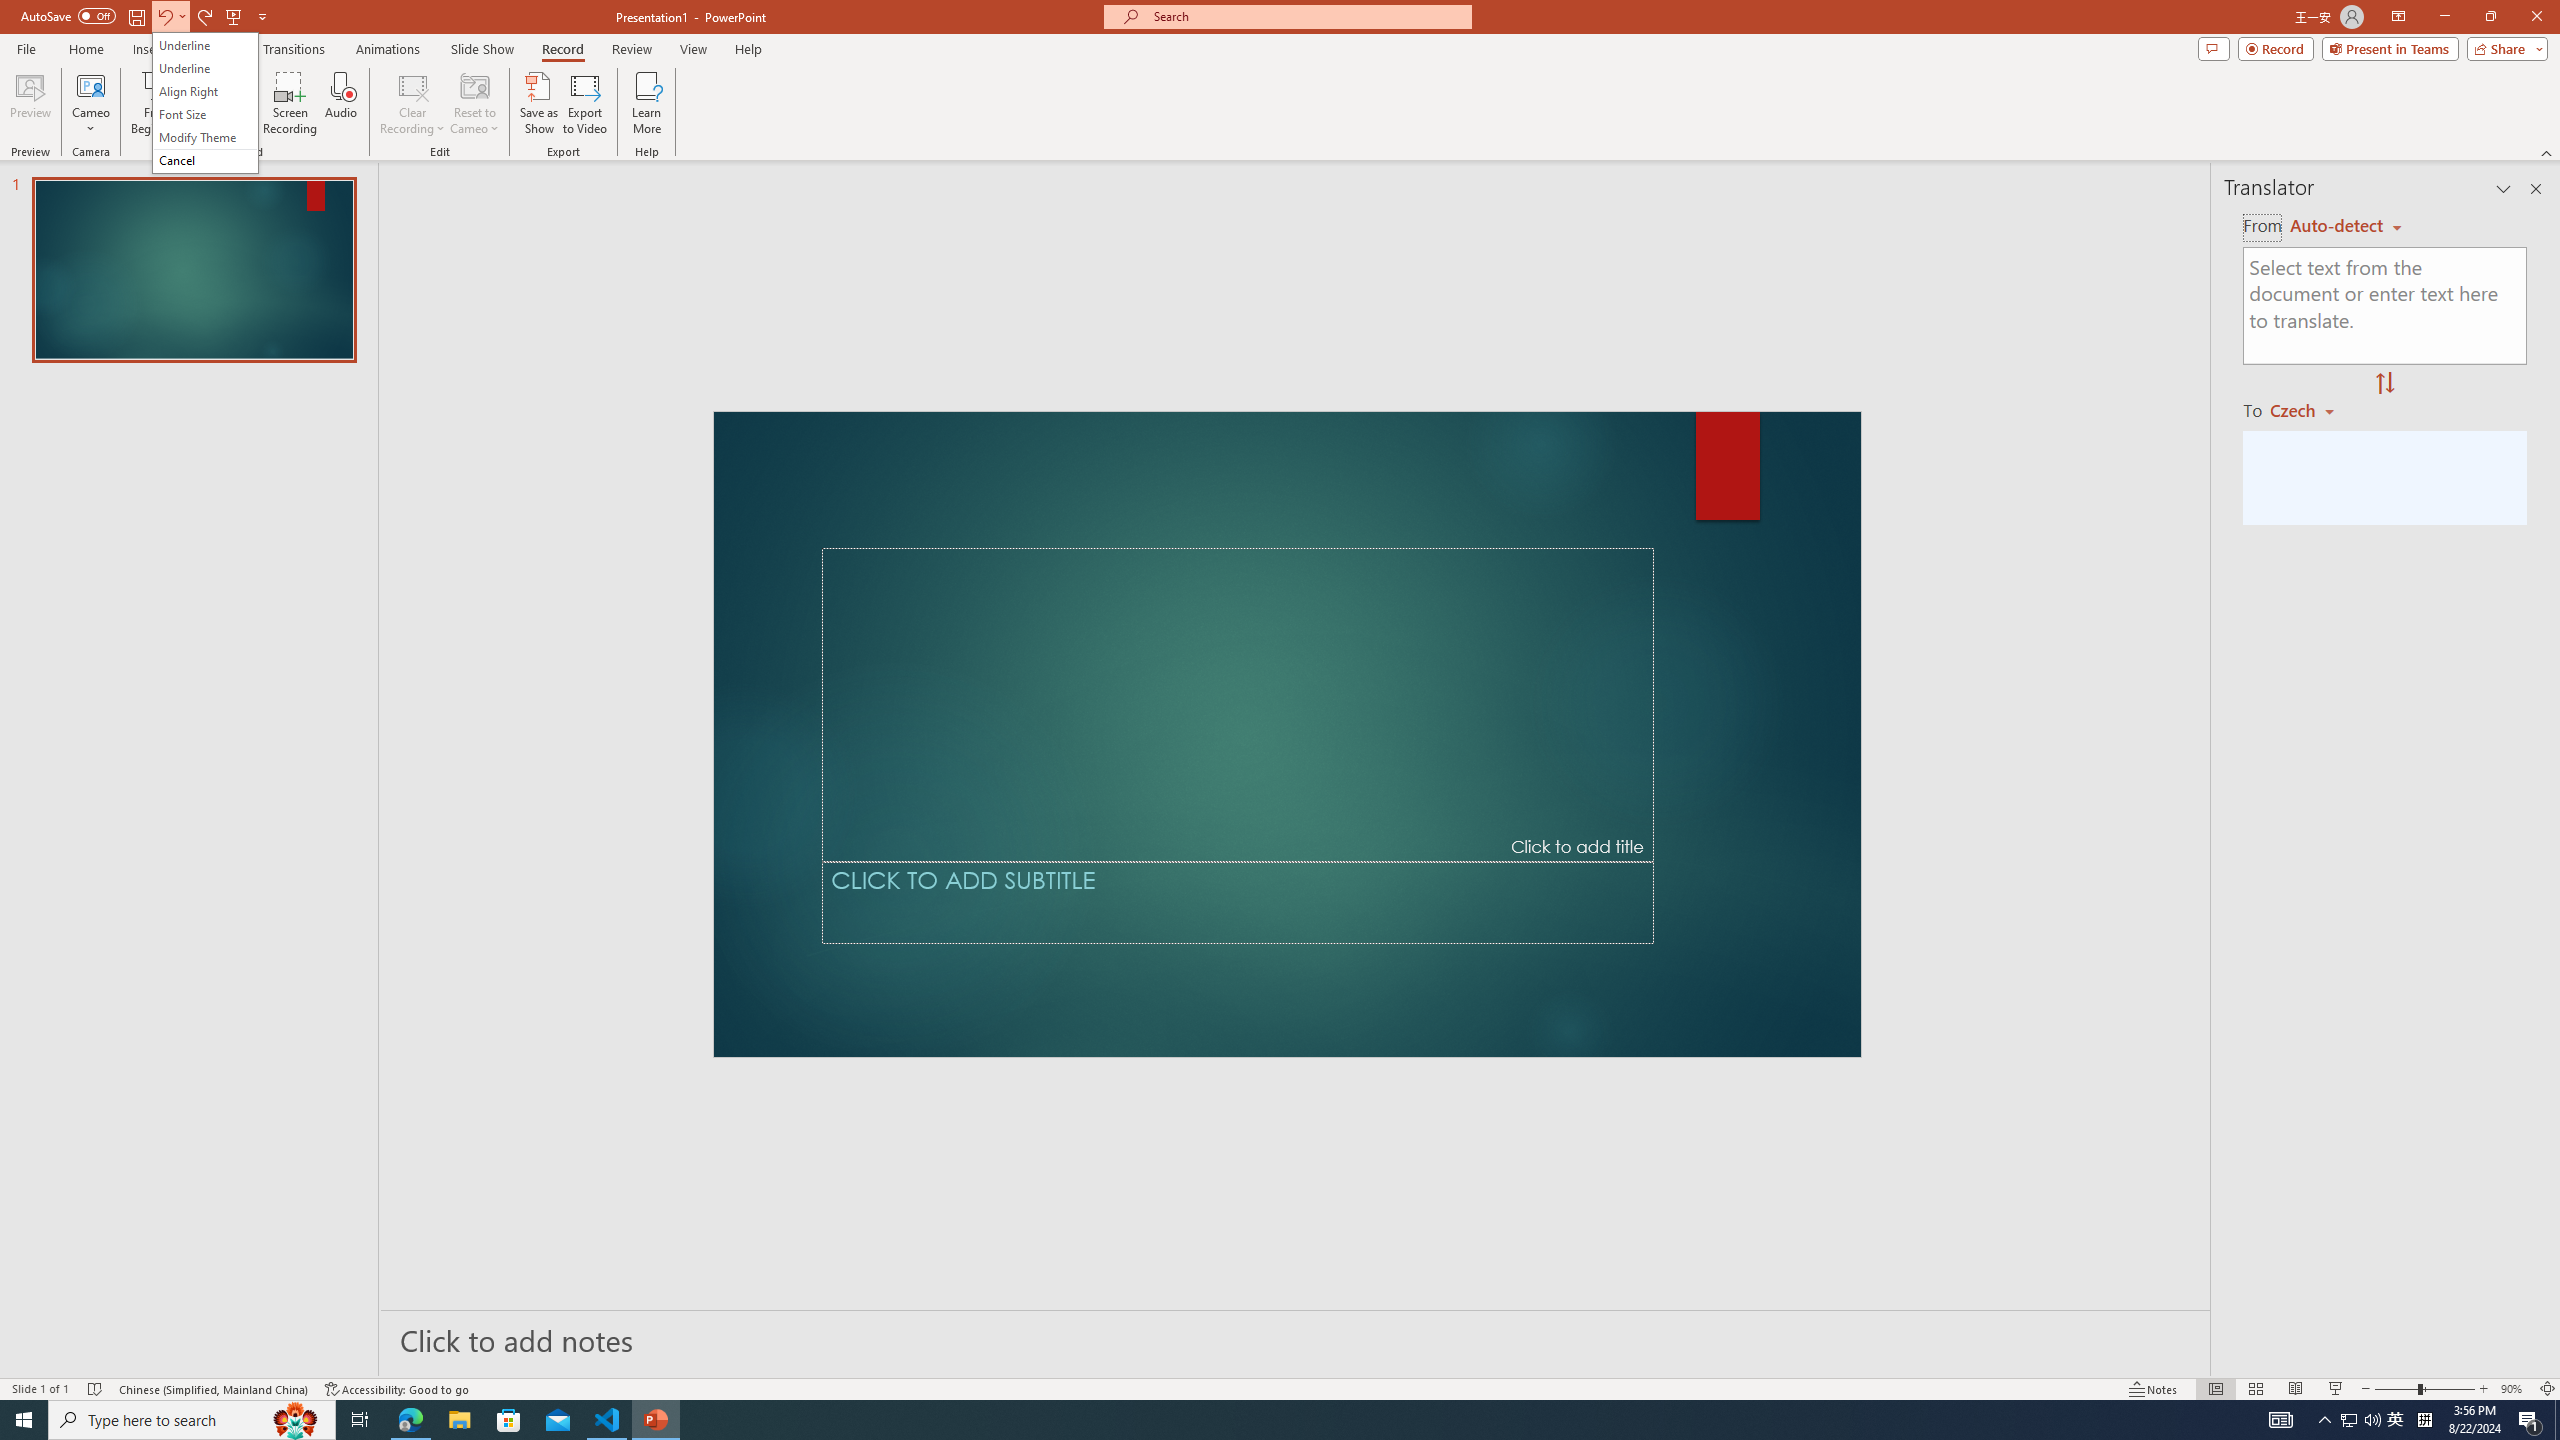 The height and width of the screenshot is (1440, 2560). I want to click on 'Zoom 90%', so click(2515, 1389).